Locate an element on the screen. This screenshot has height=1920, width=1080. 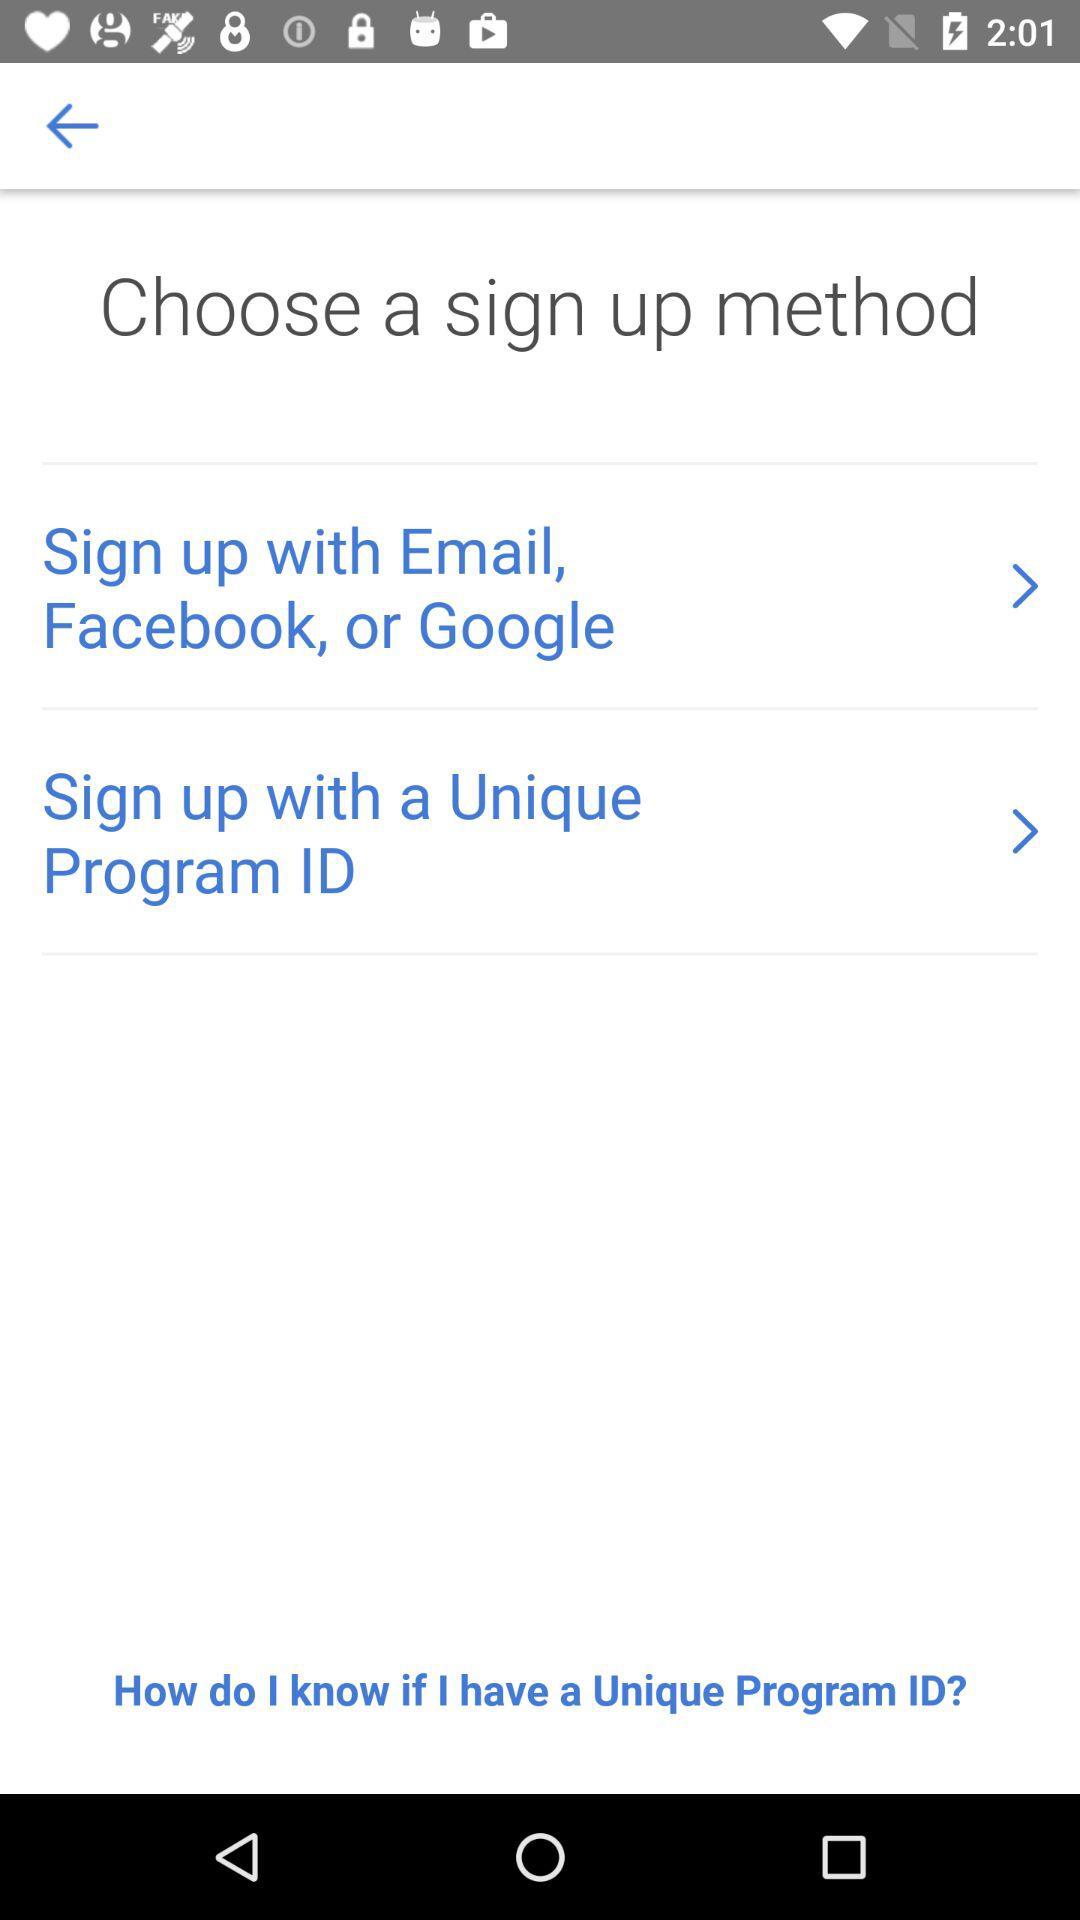
the icon above choose a sign item is located at coordinates (72, 124).